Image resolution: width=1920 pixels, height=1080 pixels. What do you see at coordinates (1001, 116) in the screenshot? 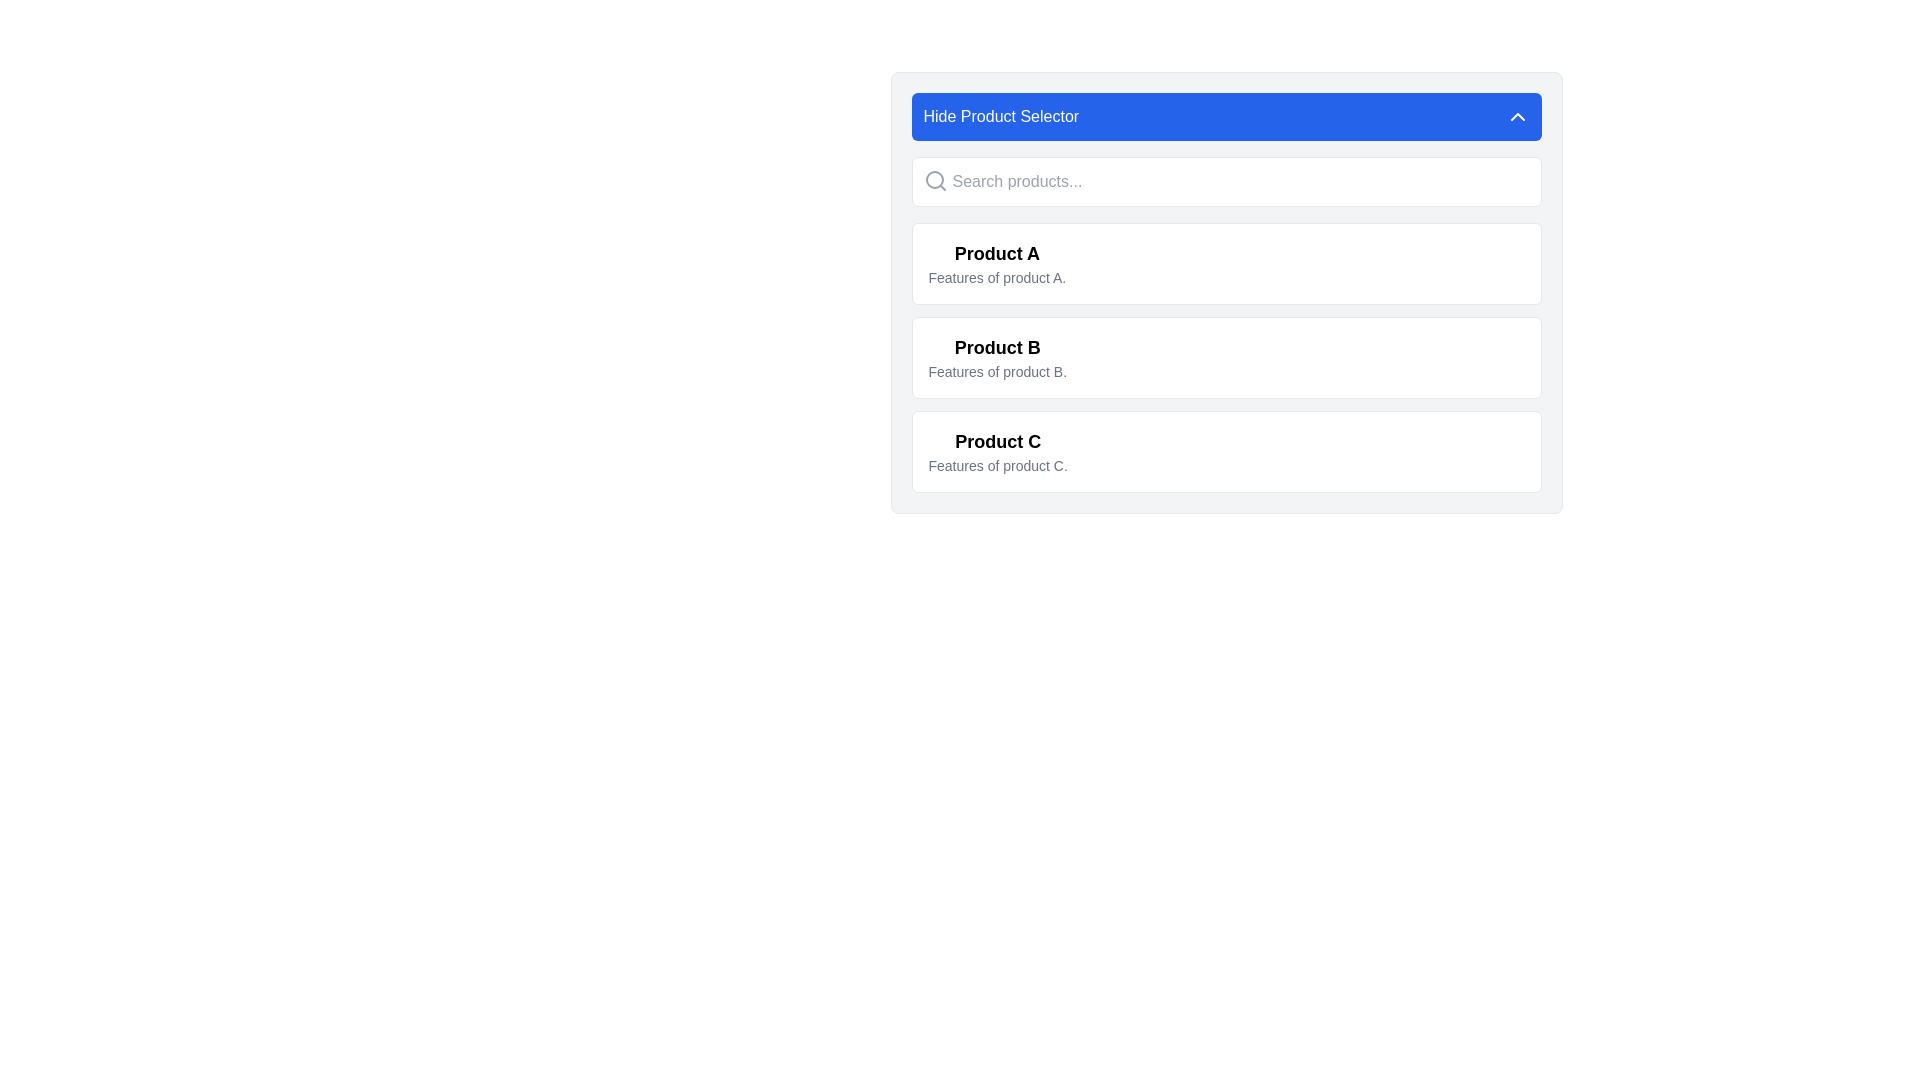
I see `the text label 'Hide Product Selector' which is rendered in white against a blue background, located in the upper portion of the interface` at bounding box center [1001, 116].